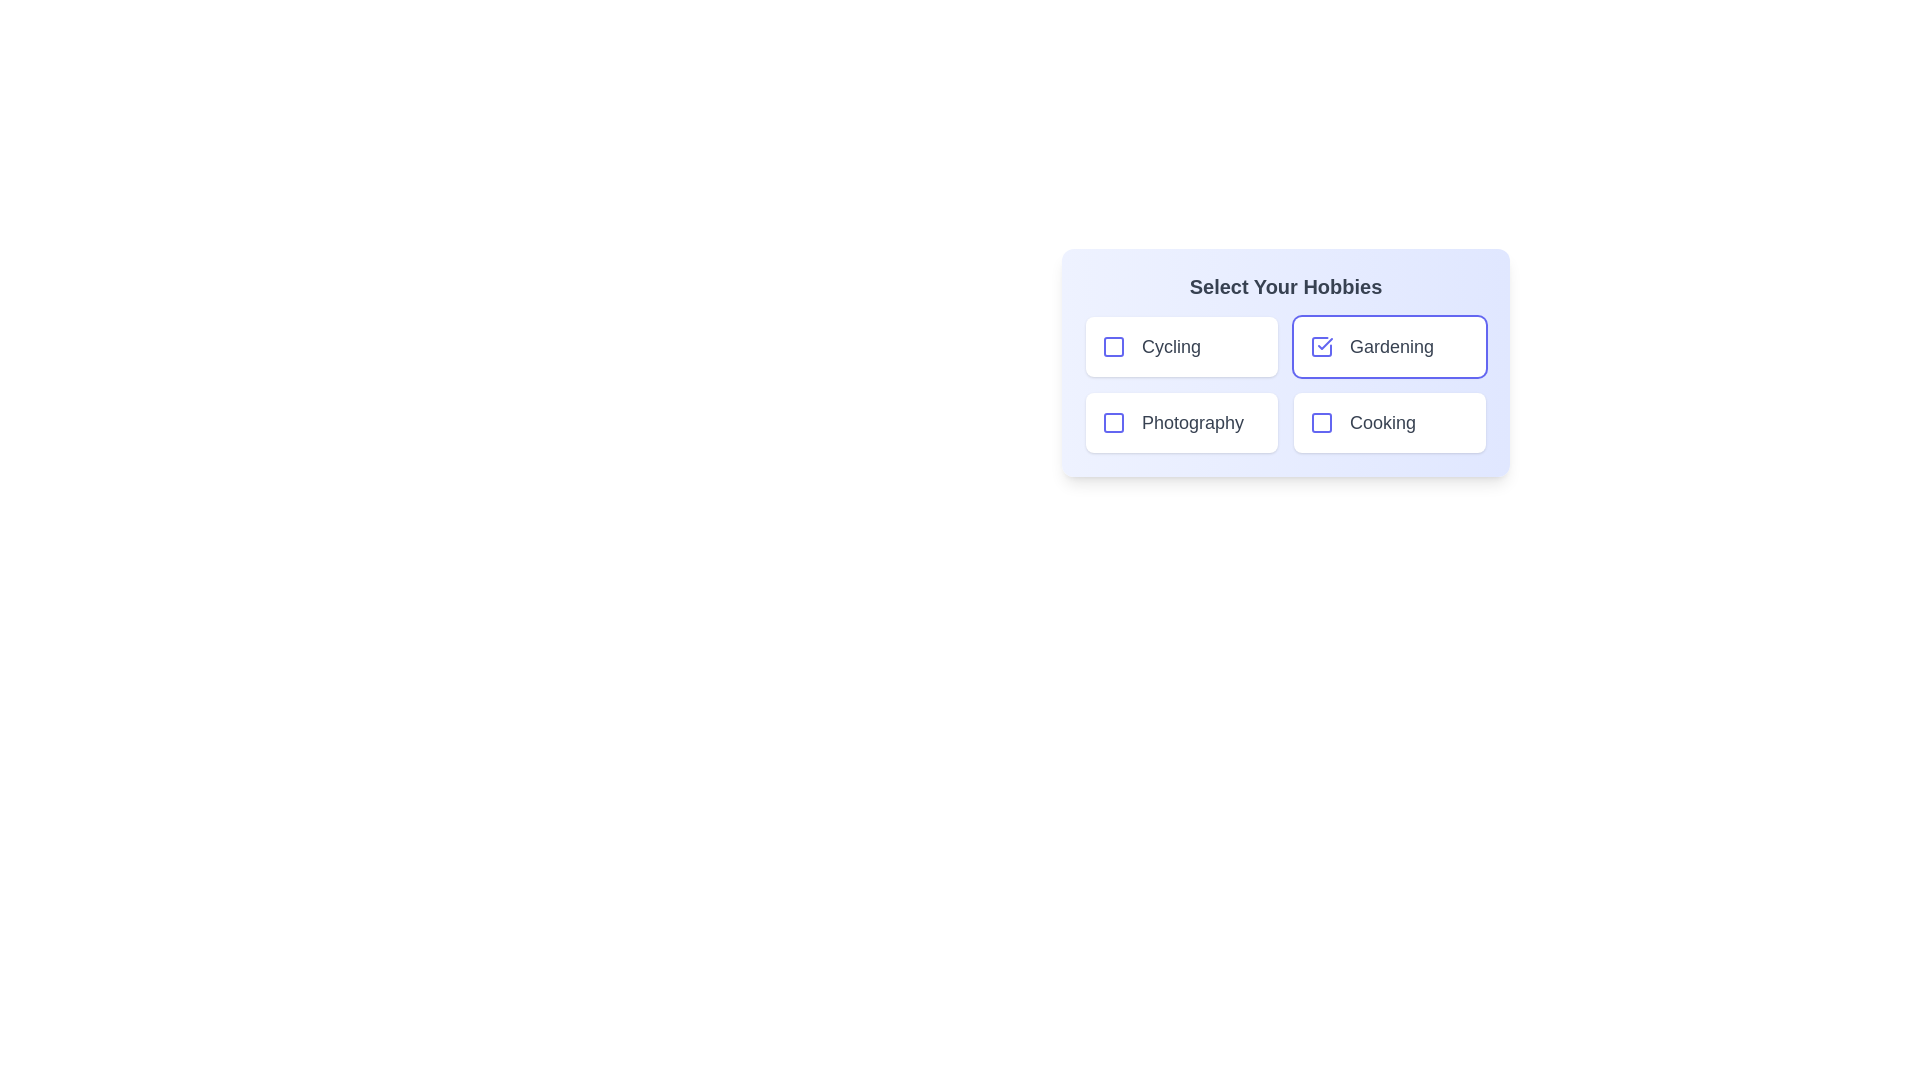 The height and width of the screenshot is (1080, 1920). Describe the element at coordinates (1112, 346) in the screenshot. I see `the hobby item Cycling` at that location.